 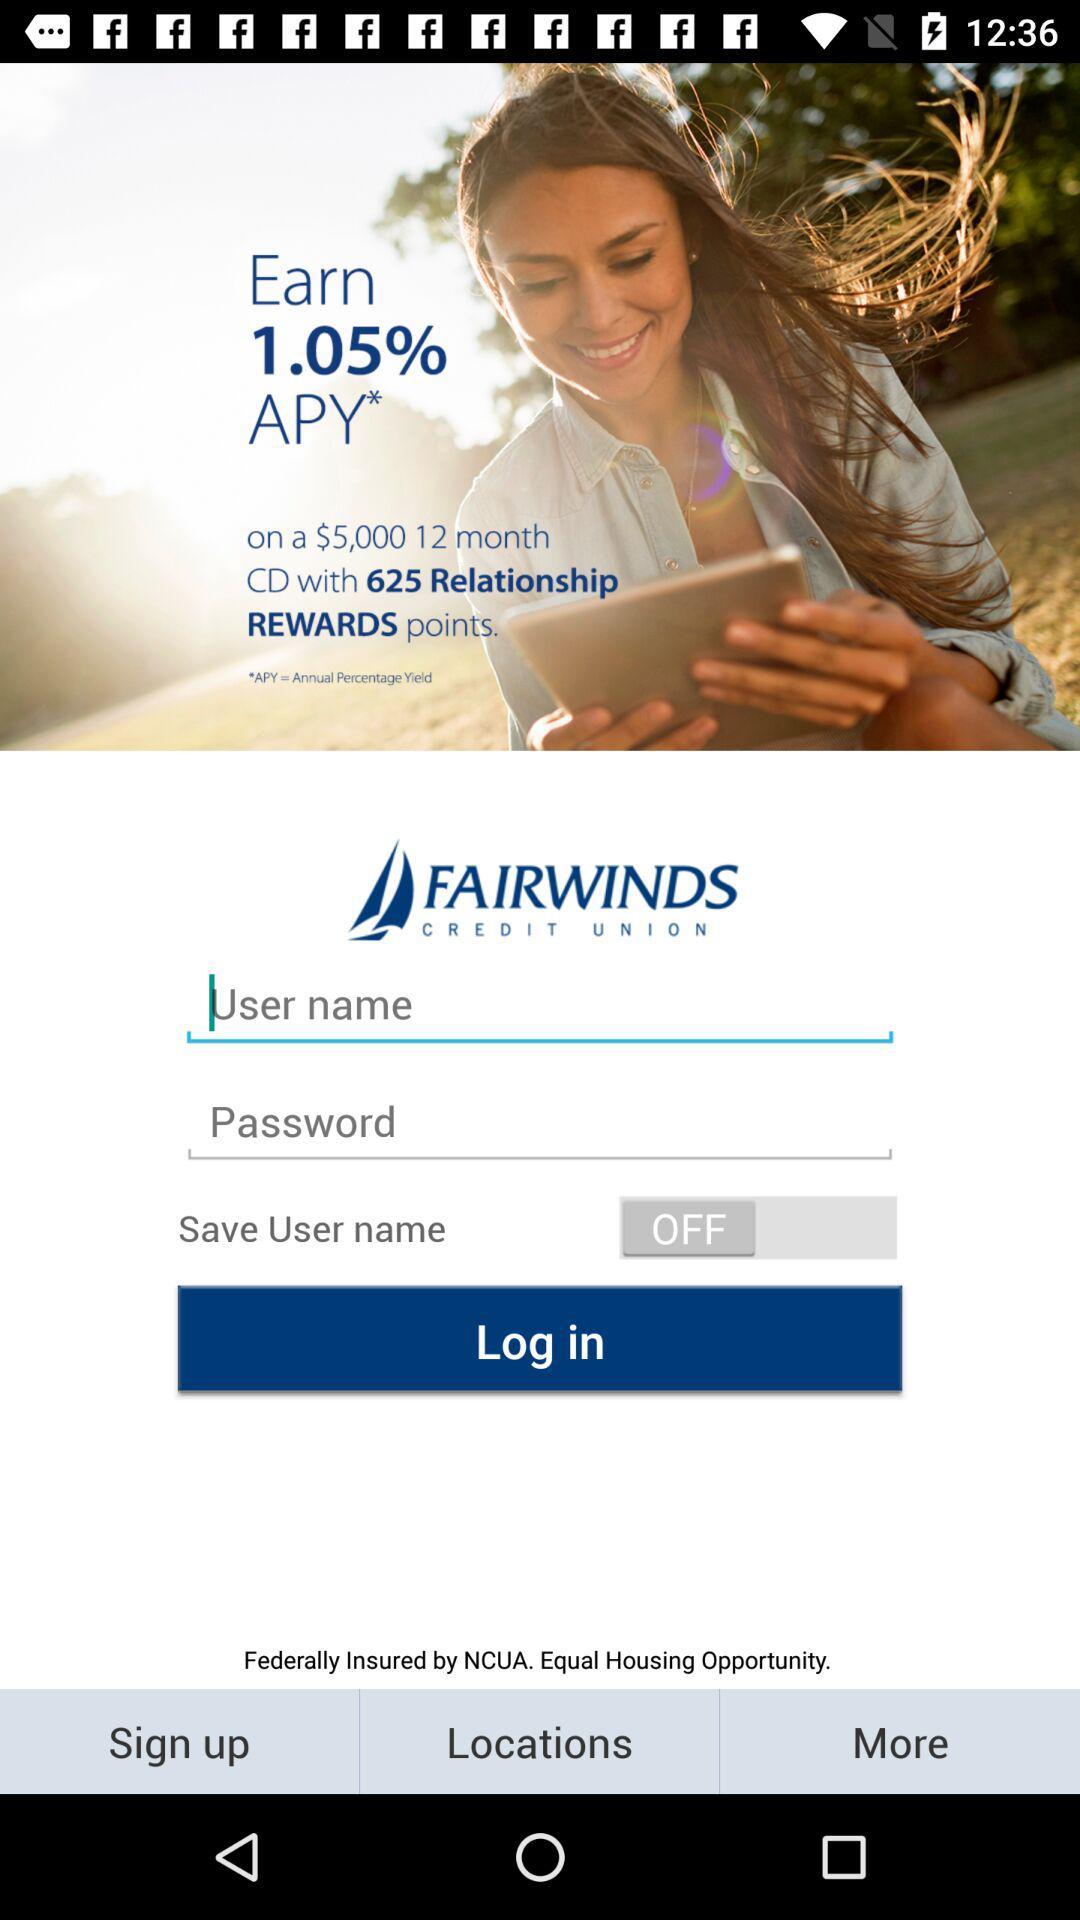 I want to click on the icon next to the save user name item, so click(x=758, y=1226).